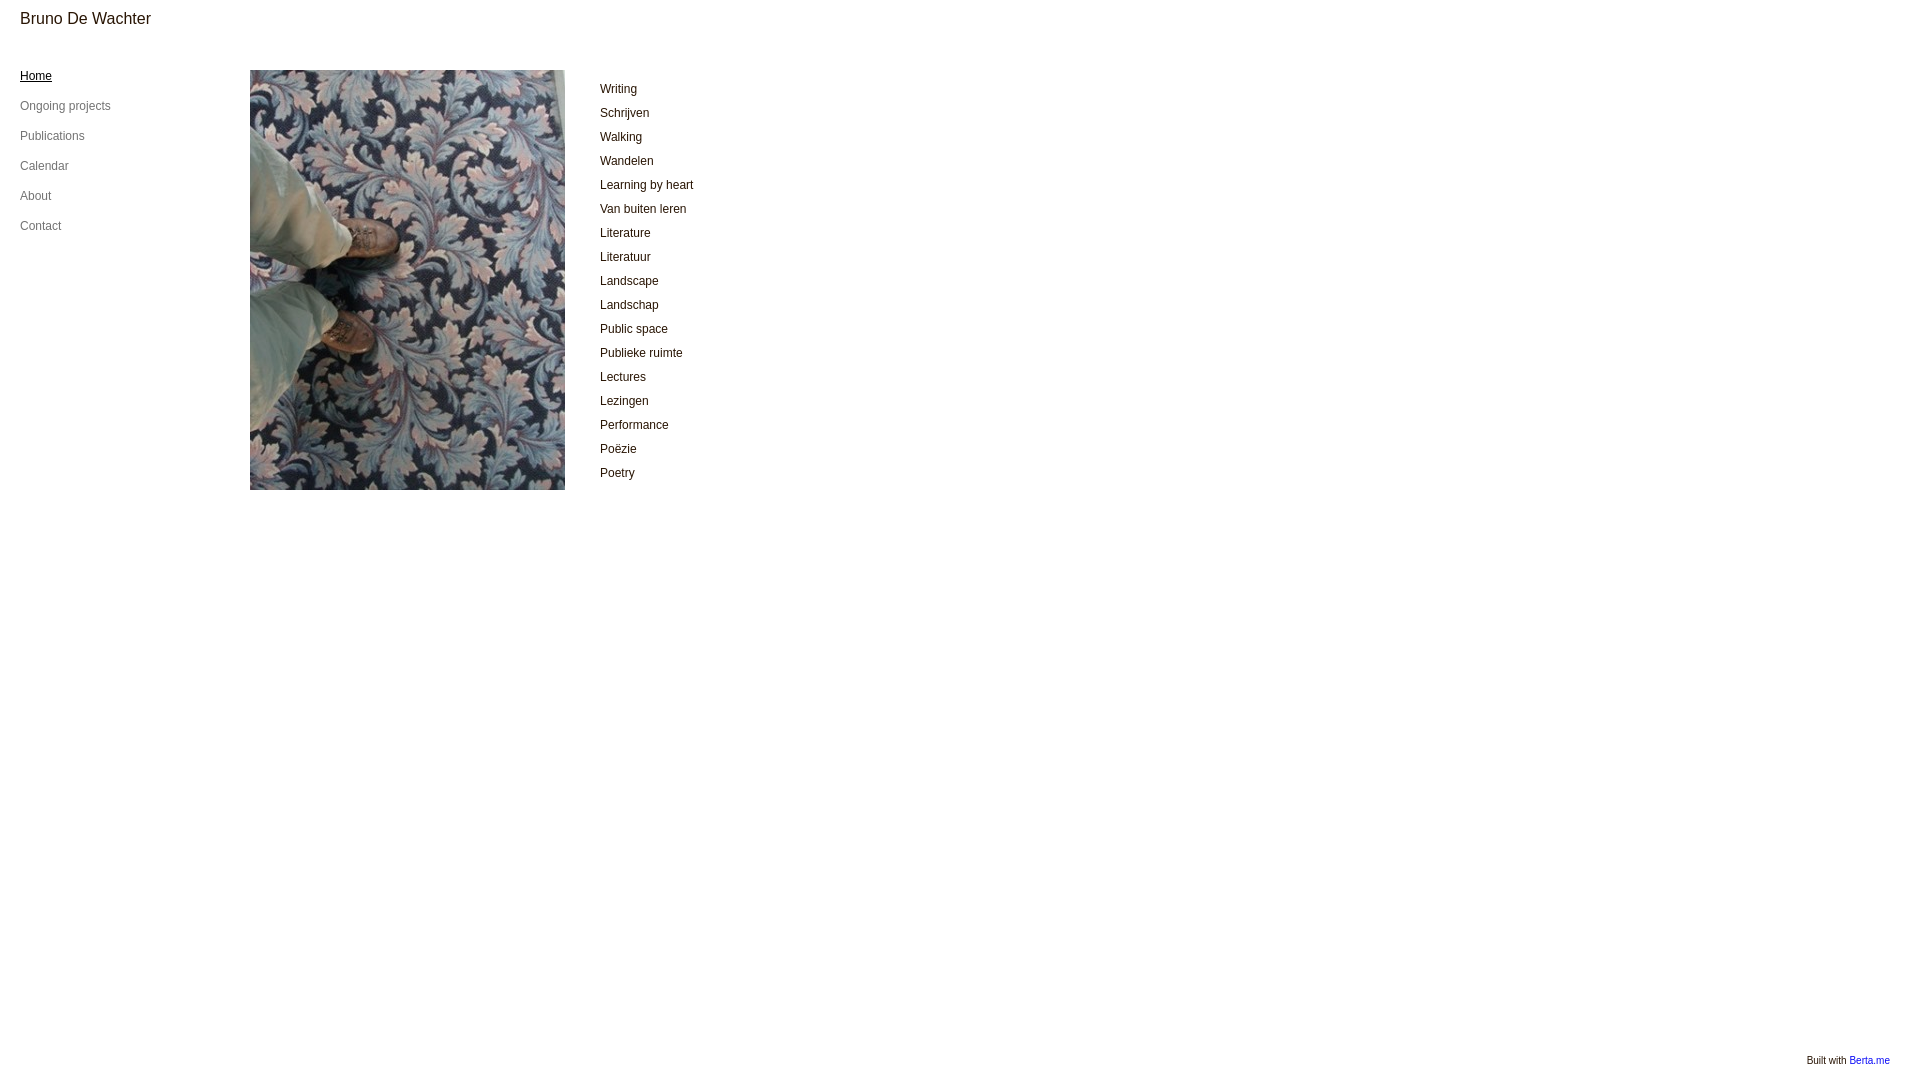 The image size is (1920, 1080). Describe the element at coordinates (52, 135) in the screenshot. I see `'Publications'` at that location.